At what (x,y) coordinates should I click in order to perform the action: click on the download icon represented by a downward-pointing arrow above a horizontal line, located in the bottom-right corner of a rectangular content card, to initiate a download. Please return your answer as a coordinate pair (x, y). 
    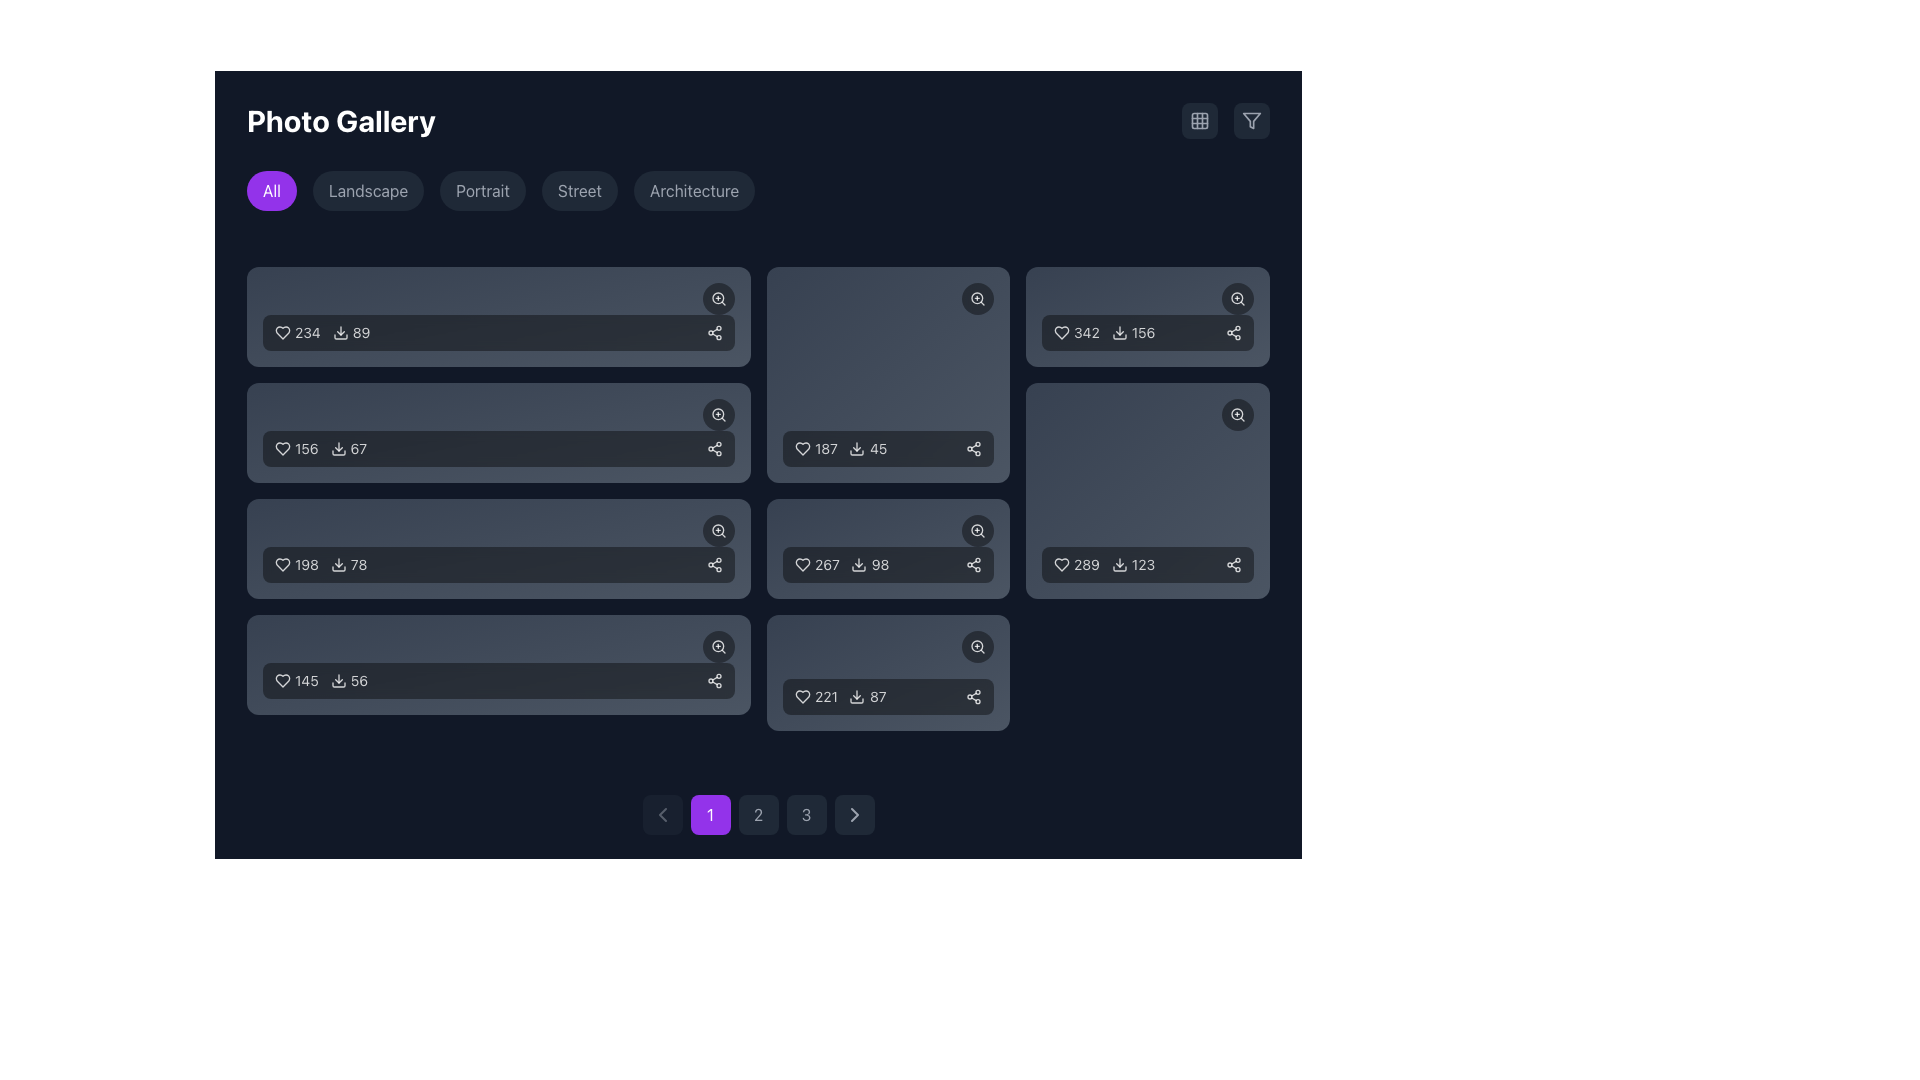
    Looking at the image, I should click on (857, 447).